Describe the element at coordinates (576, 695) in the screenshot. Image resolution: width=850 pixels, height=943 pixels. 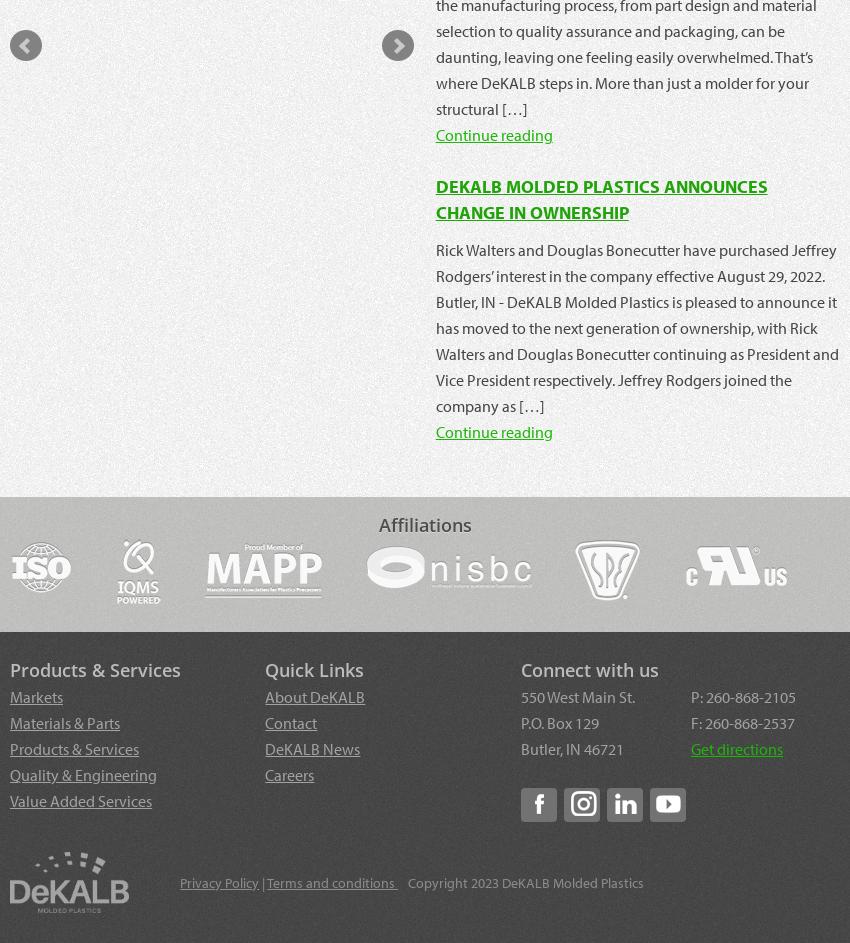
I see `'550 West Main St.'` at that location.